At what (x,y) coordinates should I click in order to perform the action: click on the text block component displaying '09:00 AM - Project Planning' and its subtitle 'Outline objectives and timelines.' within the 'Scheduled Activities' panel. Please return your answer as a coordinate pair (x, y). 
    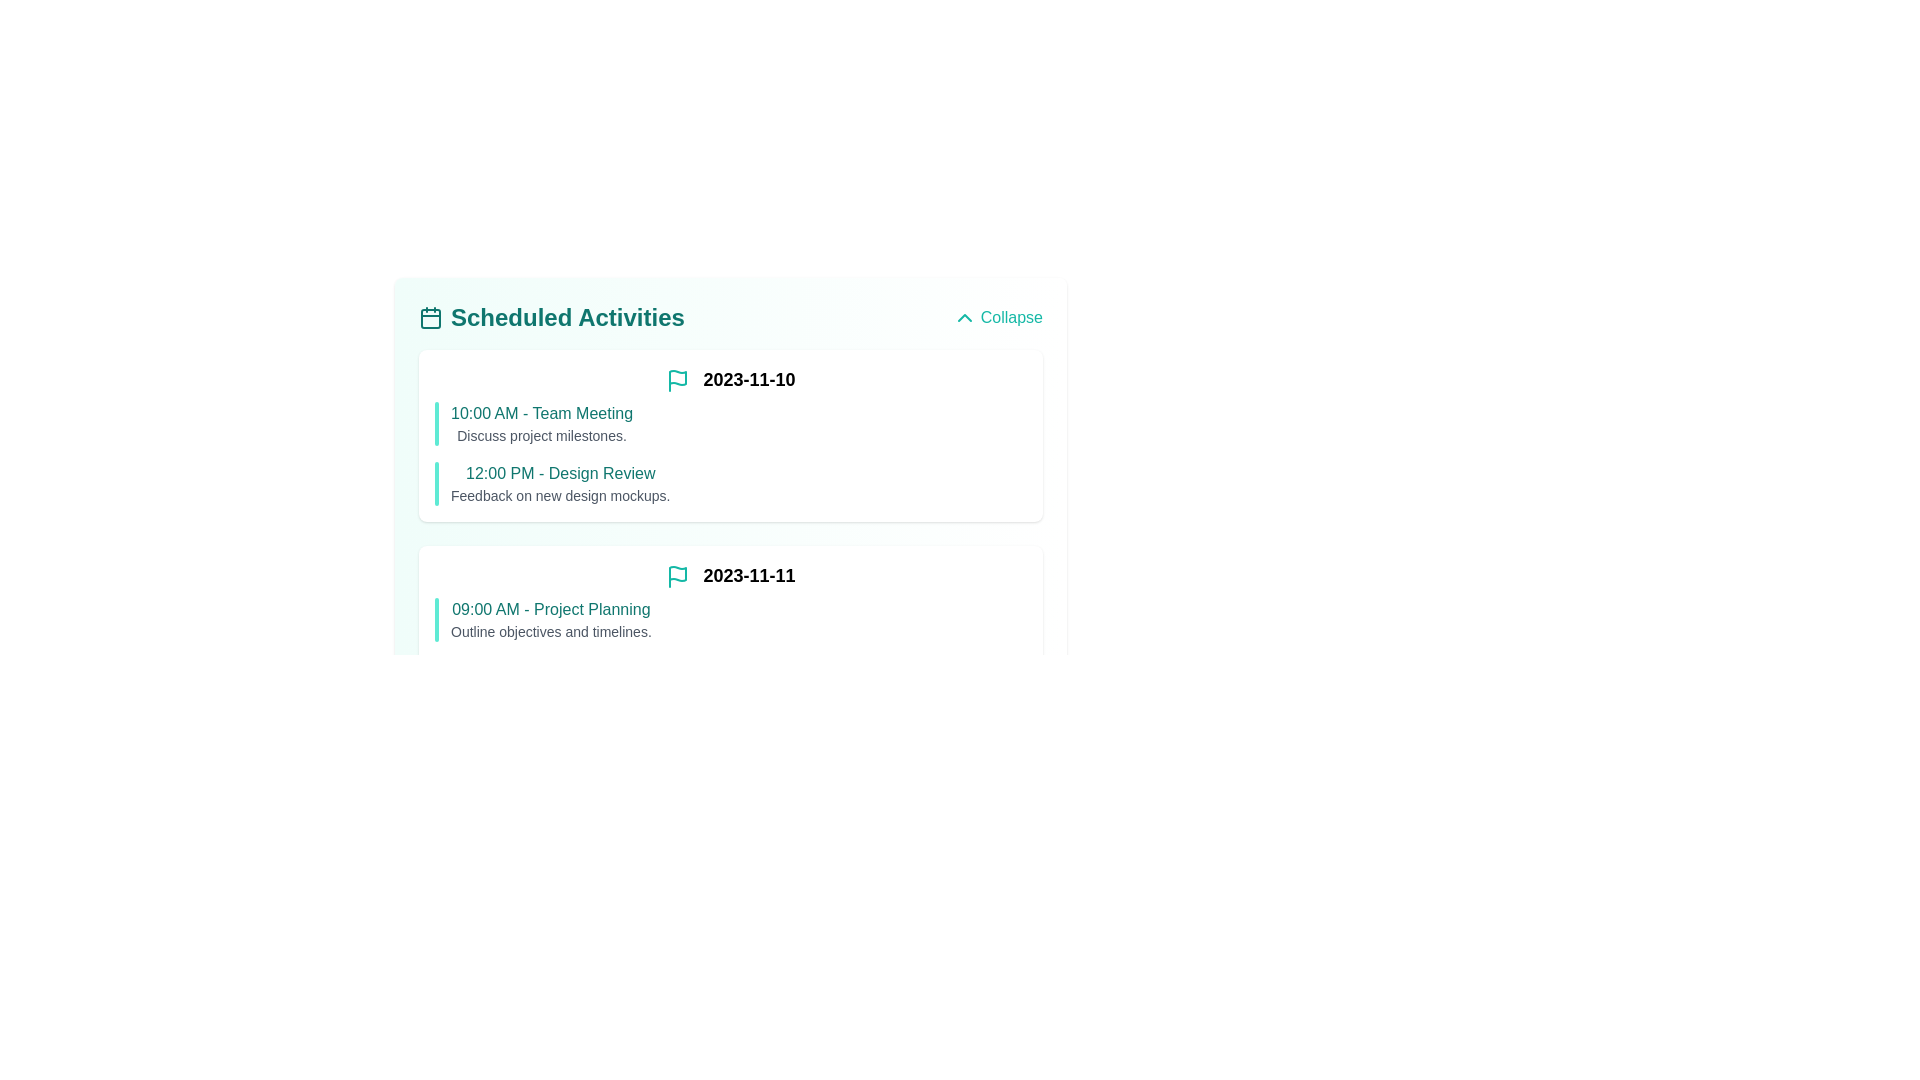
    Looking at the image, I should click on (551, 619).